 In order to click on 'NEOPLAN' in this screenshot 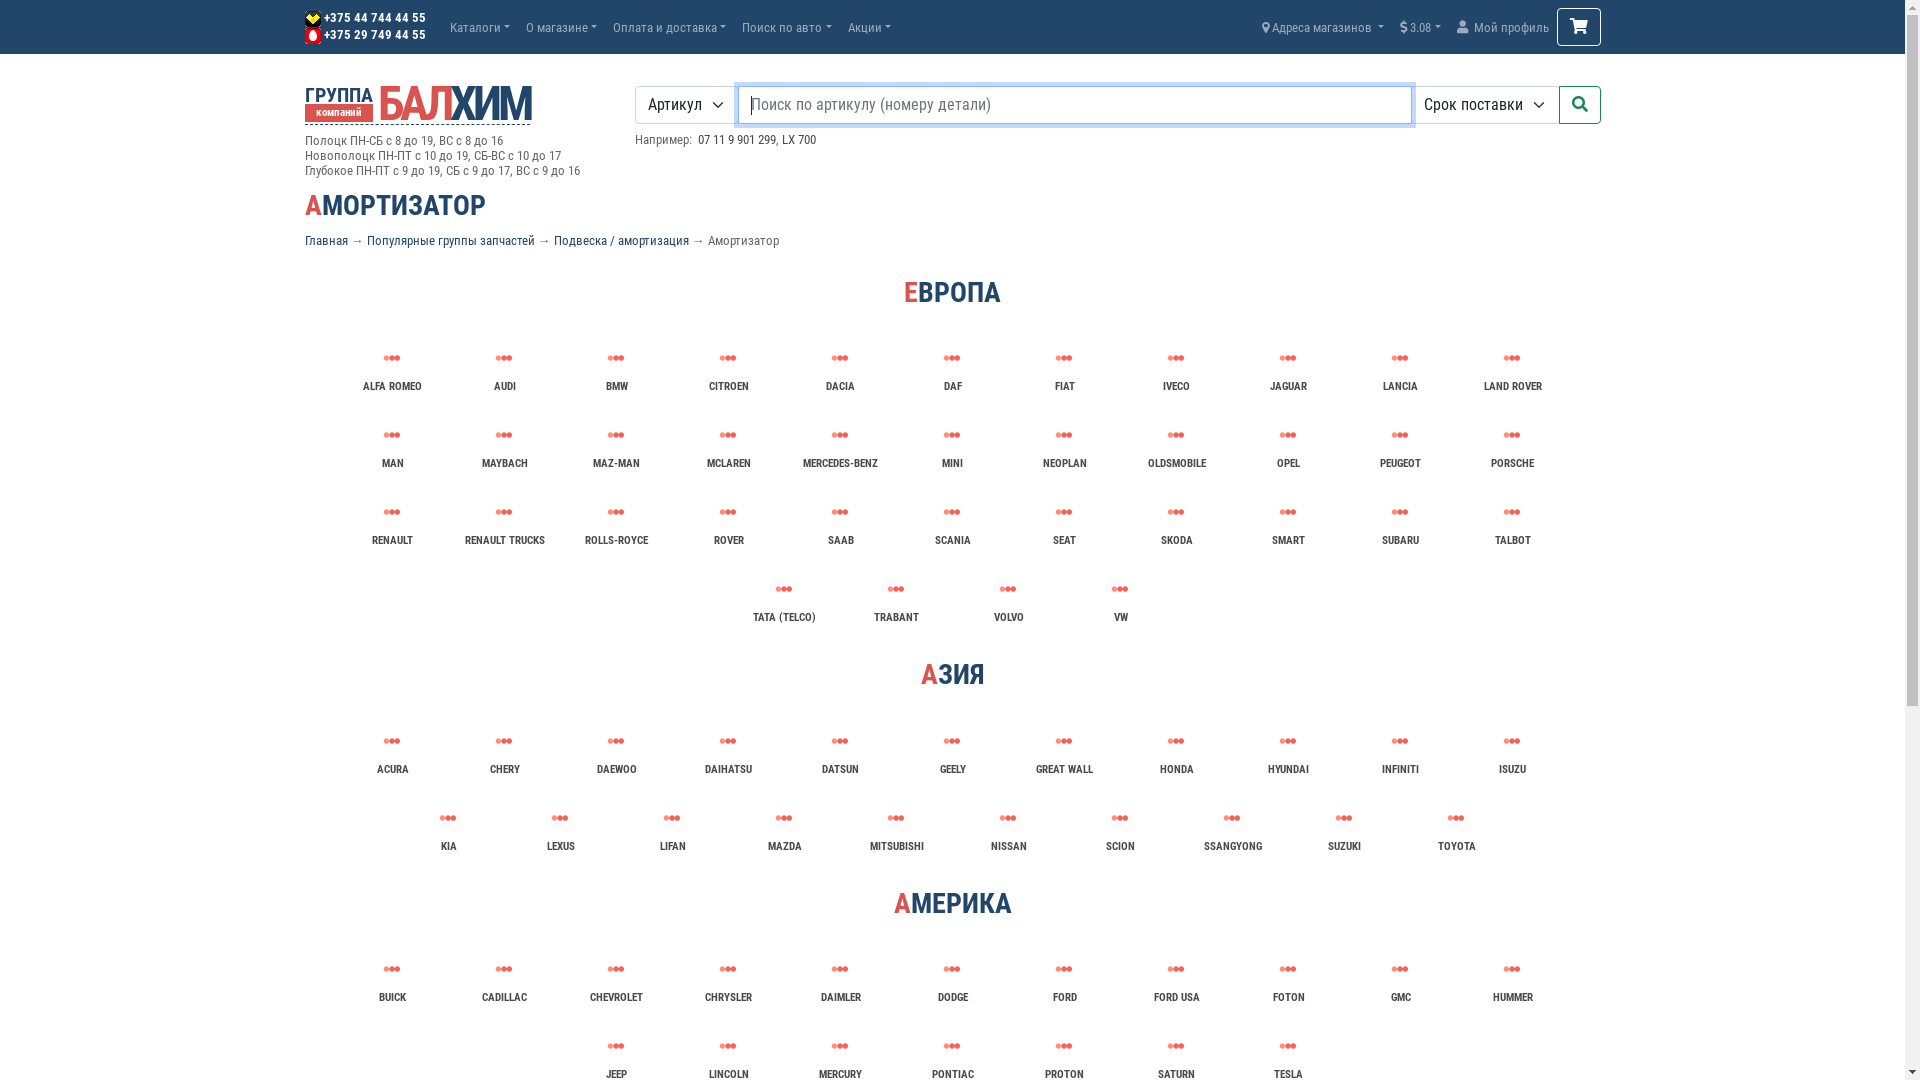, I will do `click(1063, 434)`.